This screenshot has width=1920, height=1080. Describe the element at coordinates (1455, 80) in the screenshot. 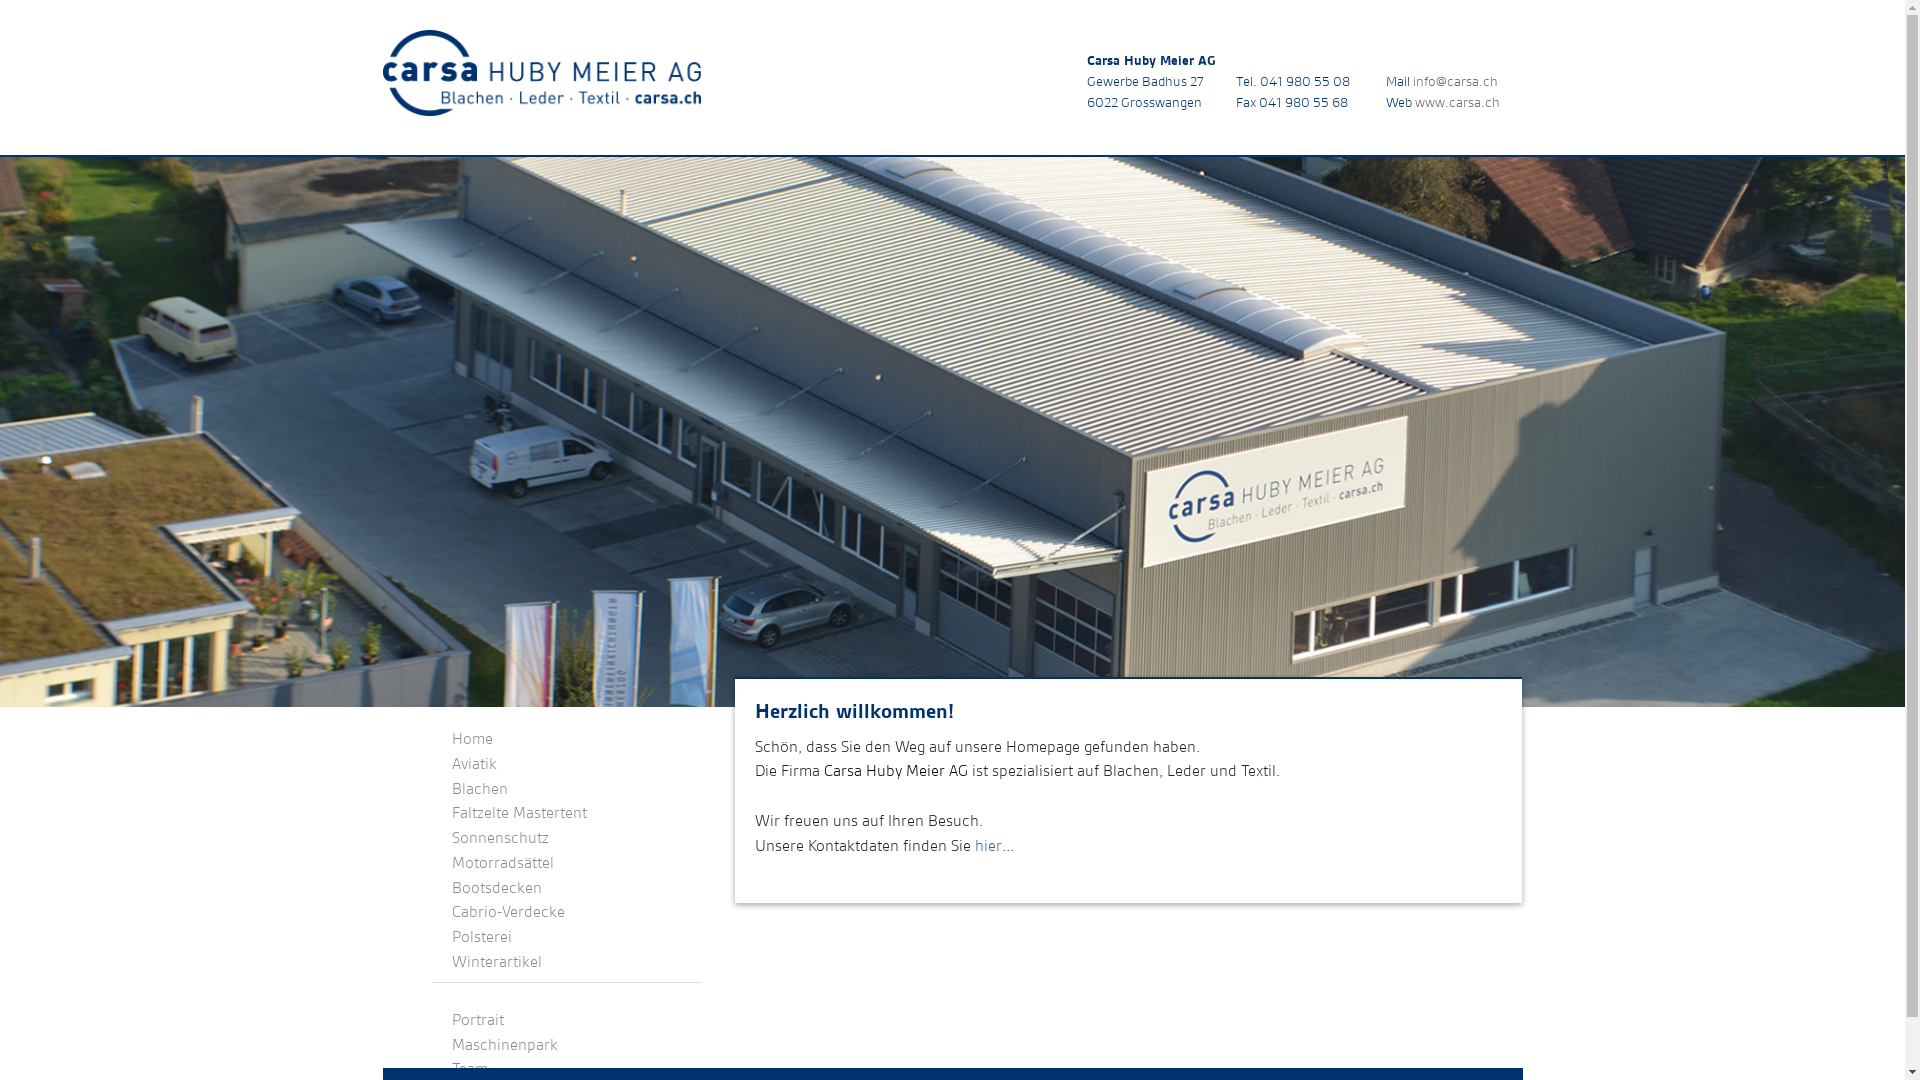

I see `'info@carsa.ch'` at that location.